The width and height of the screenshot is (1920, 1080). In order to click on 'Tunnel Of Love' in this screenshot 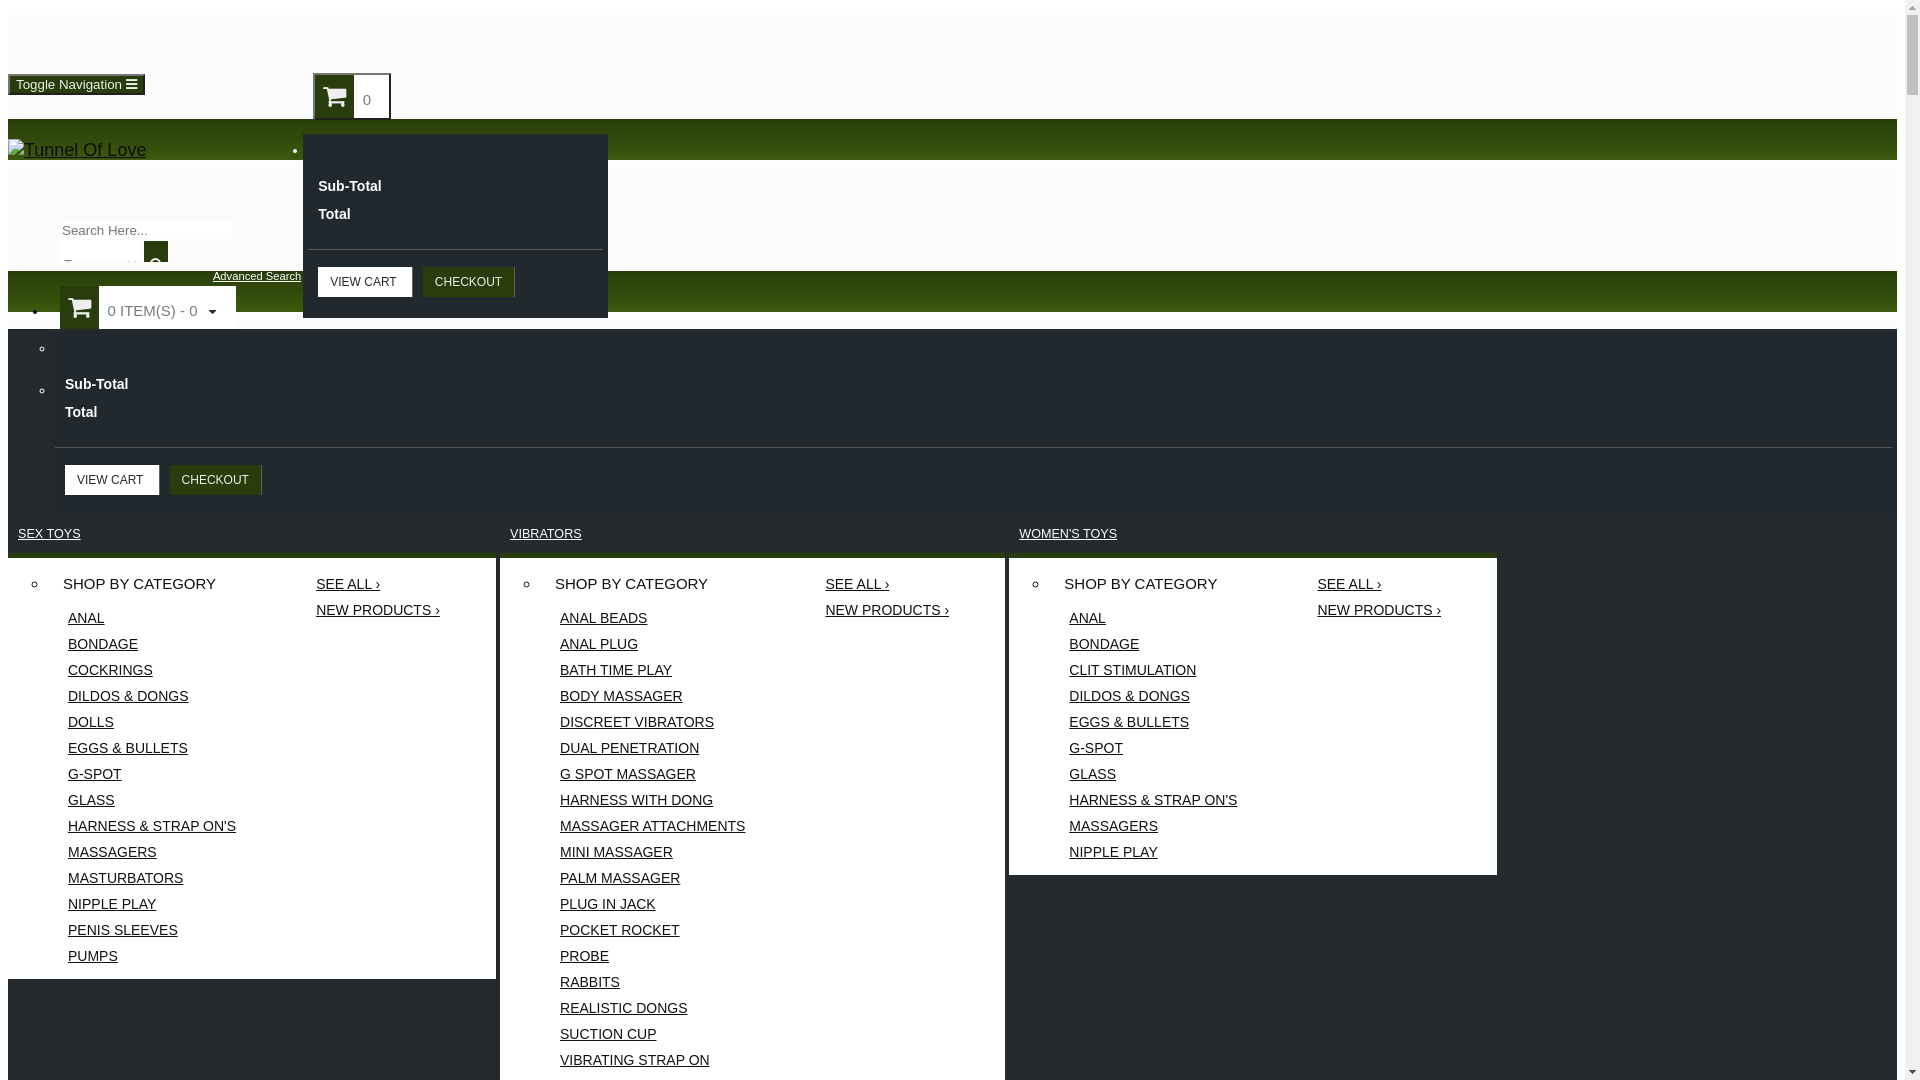, I will do `click(76, 149)`.